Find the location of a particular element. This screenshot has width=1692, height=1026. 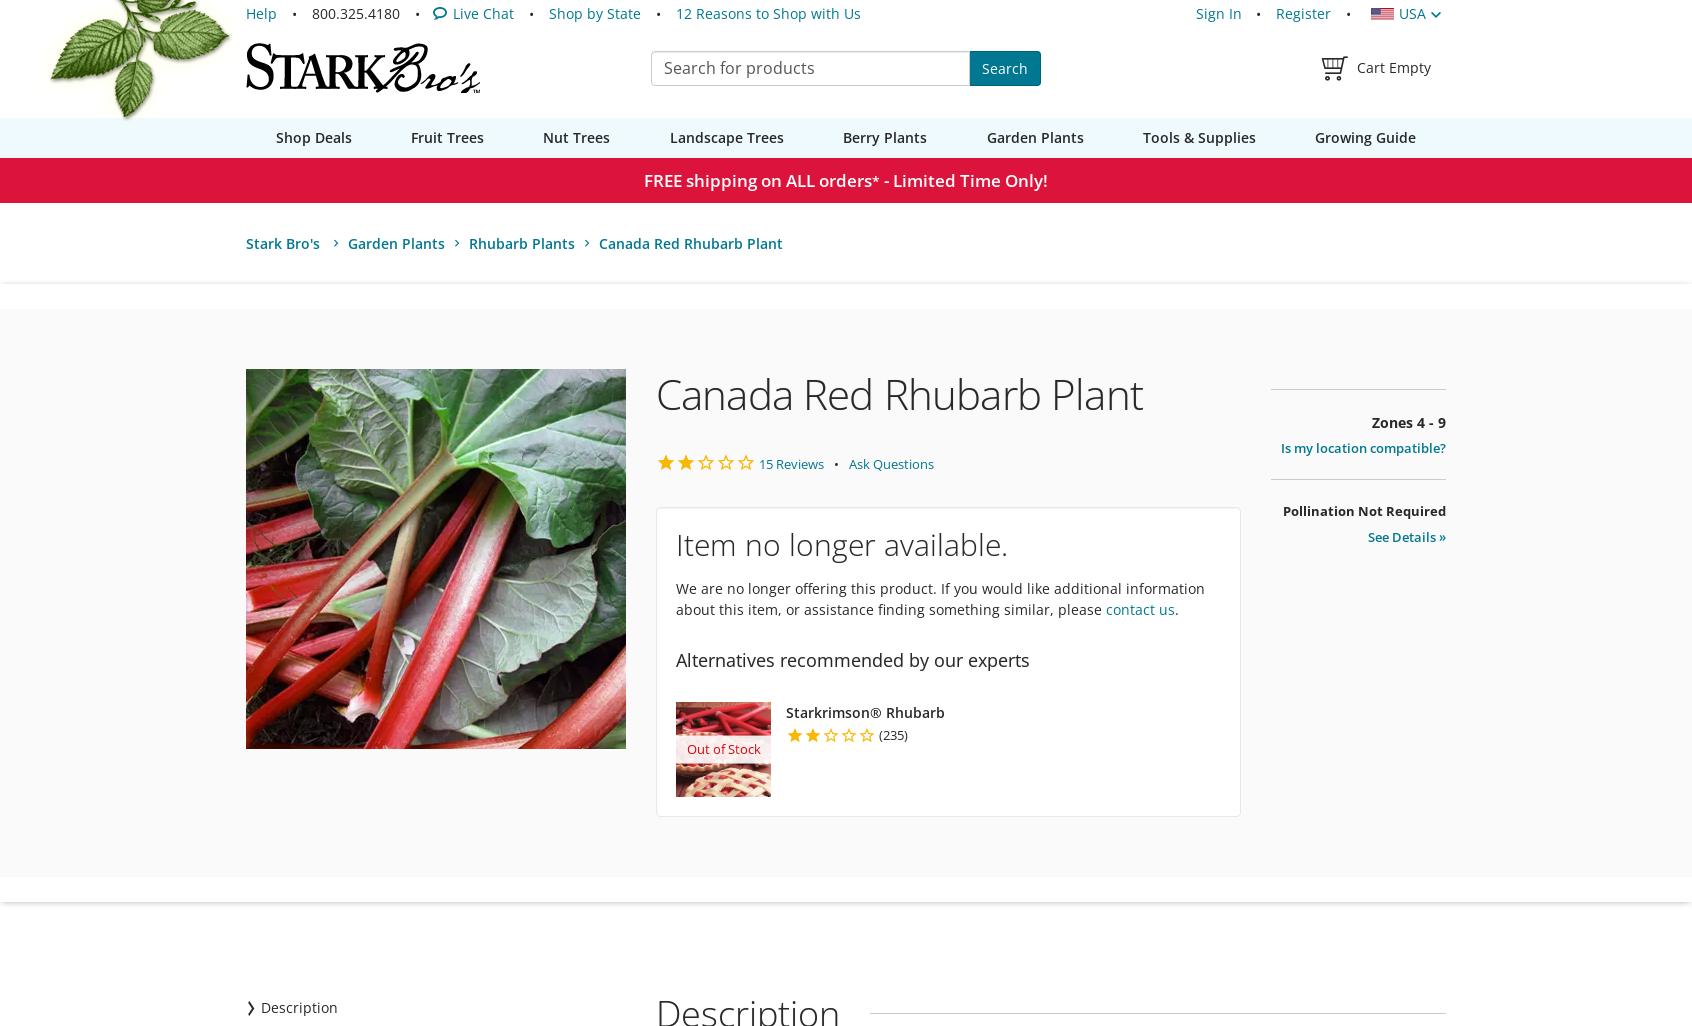

'Shop Deals' is located at coordinates (312, 137).